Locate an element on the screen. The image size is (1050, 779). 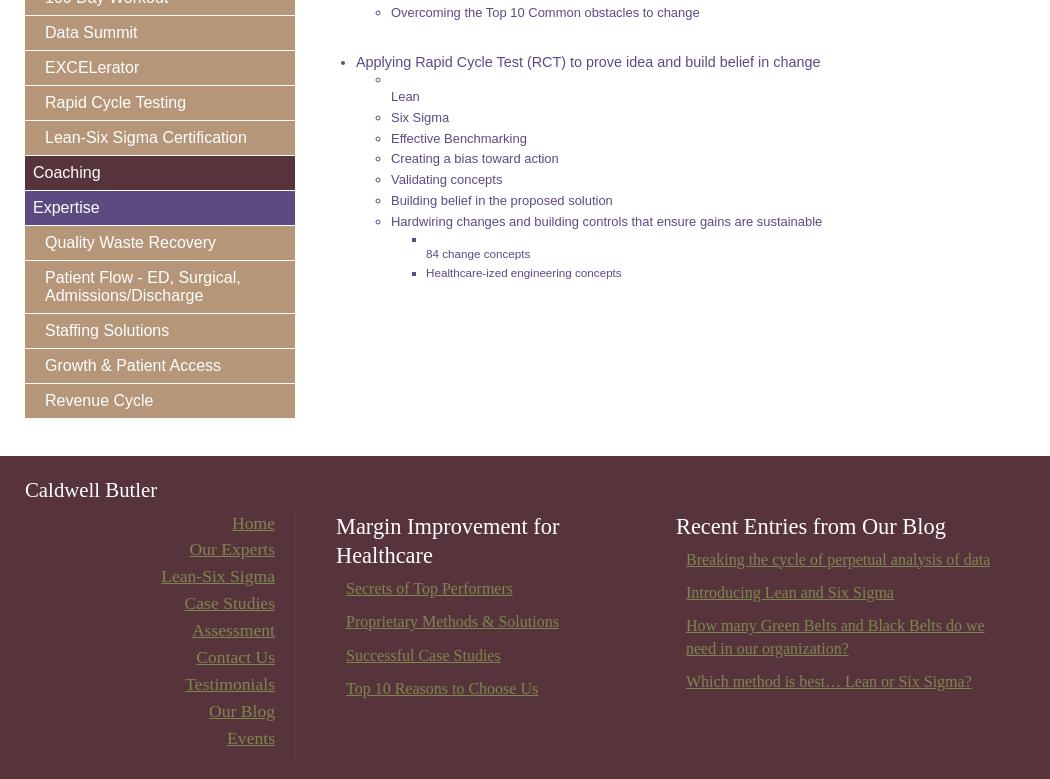
'Lean' is located at coordinates (391, 94).